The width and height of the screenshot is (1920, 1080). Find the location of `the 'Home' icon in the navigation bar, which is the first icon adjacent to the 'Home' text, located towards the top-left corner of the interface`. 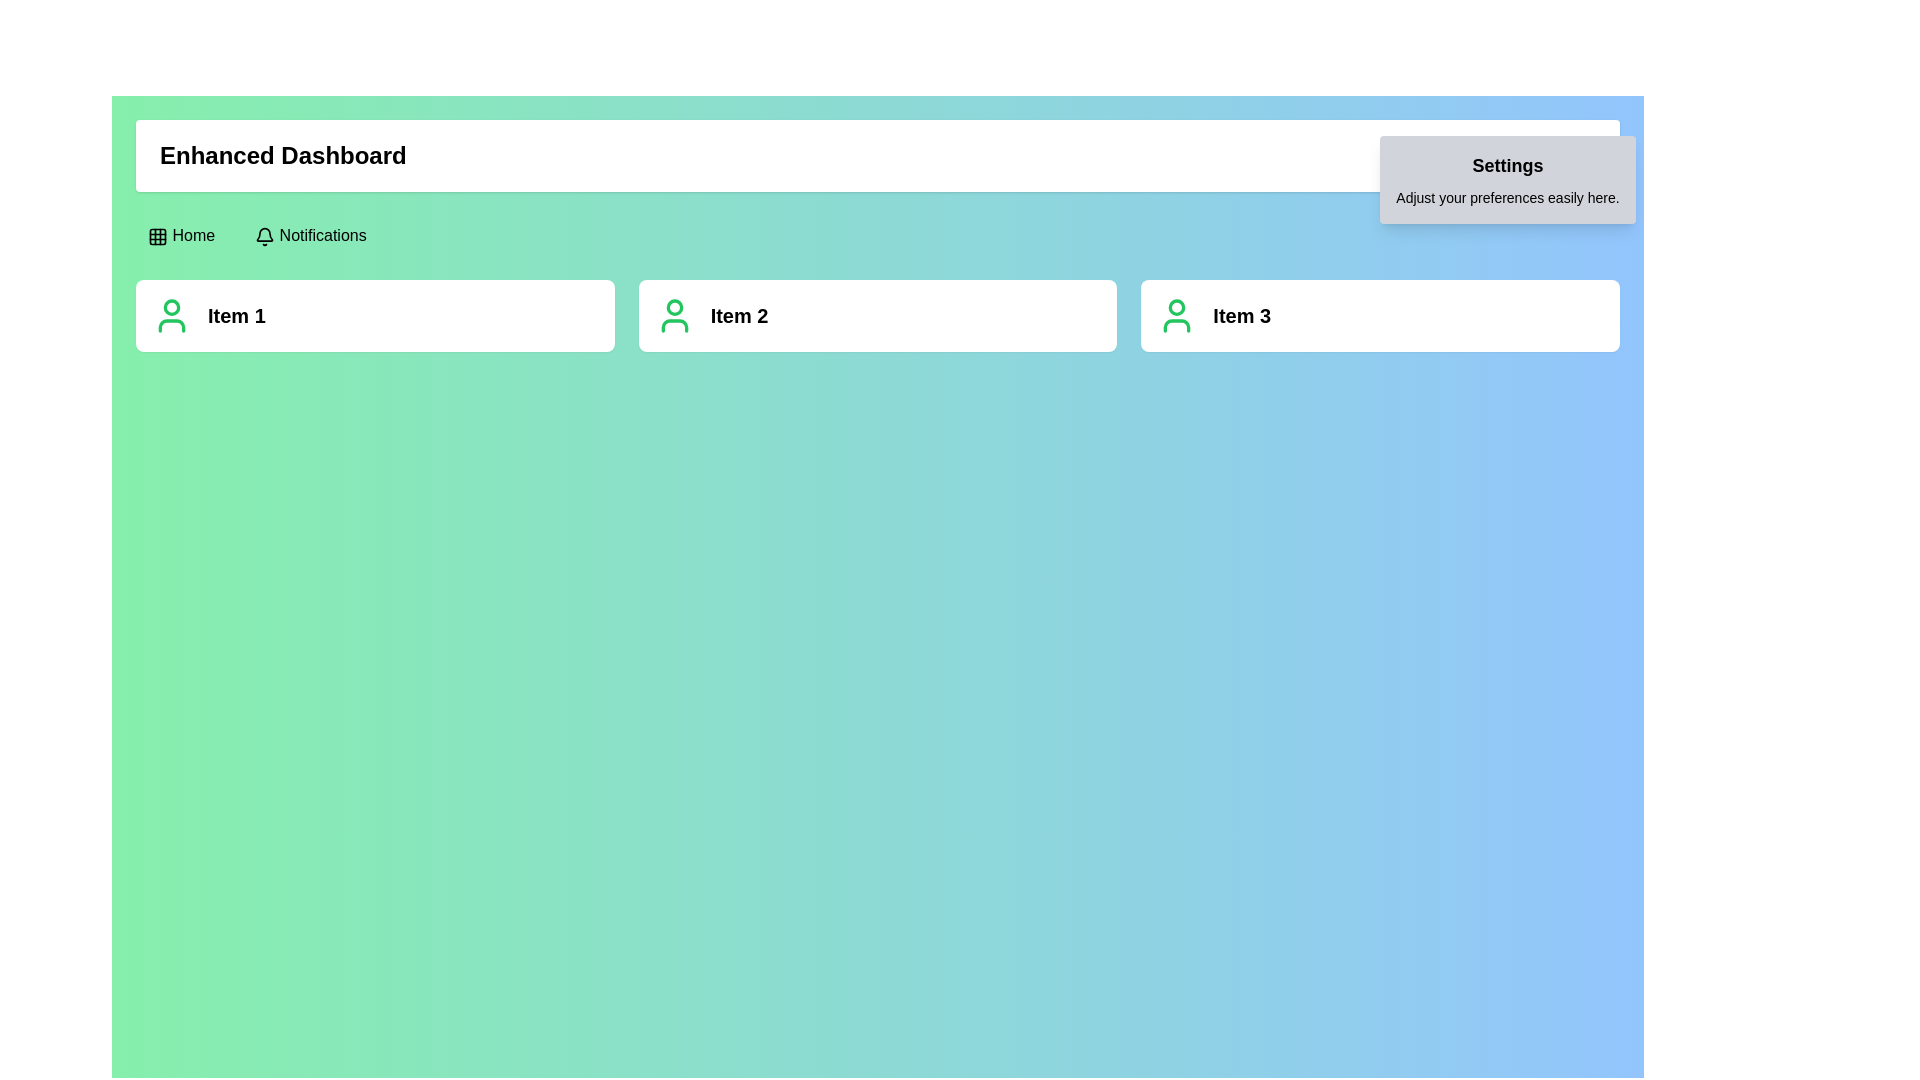

the 'Home' icon in the navigation bar, which is the first icon adjacent to the 'Home' text, located towards the top-left corner of the interface is located at coordinates (157, 234).